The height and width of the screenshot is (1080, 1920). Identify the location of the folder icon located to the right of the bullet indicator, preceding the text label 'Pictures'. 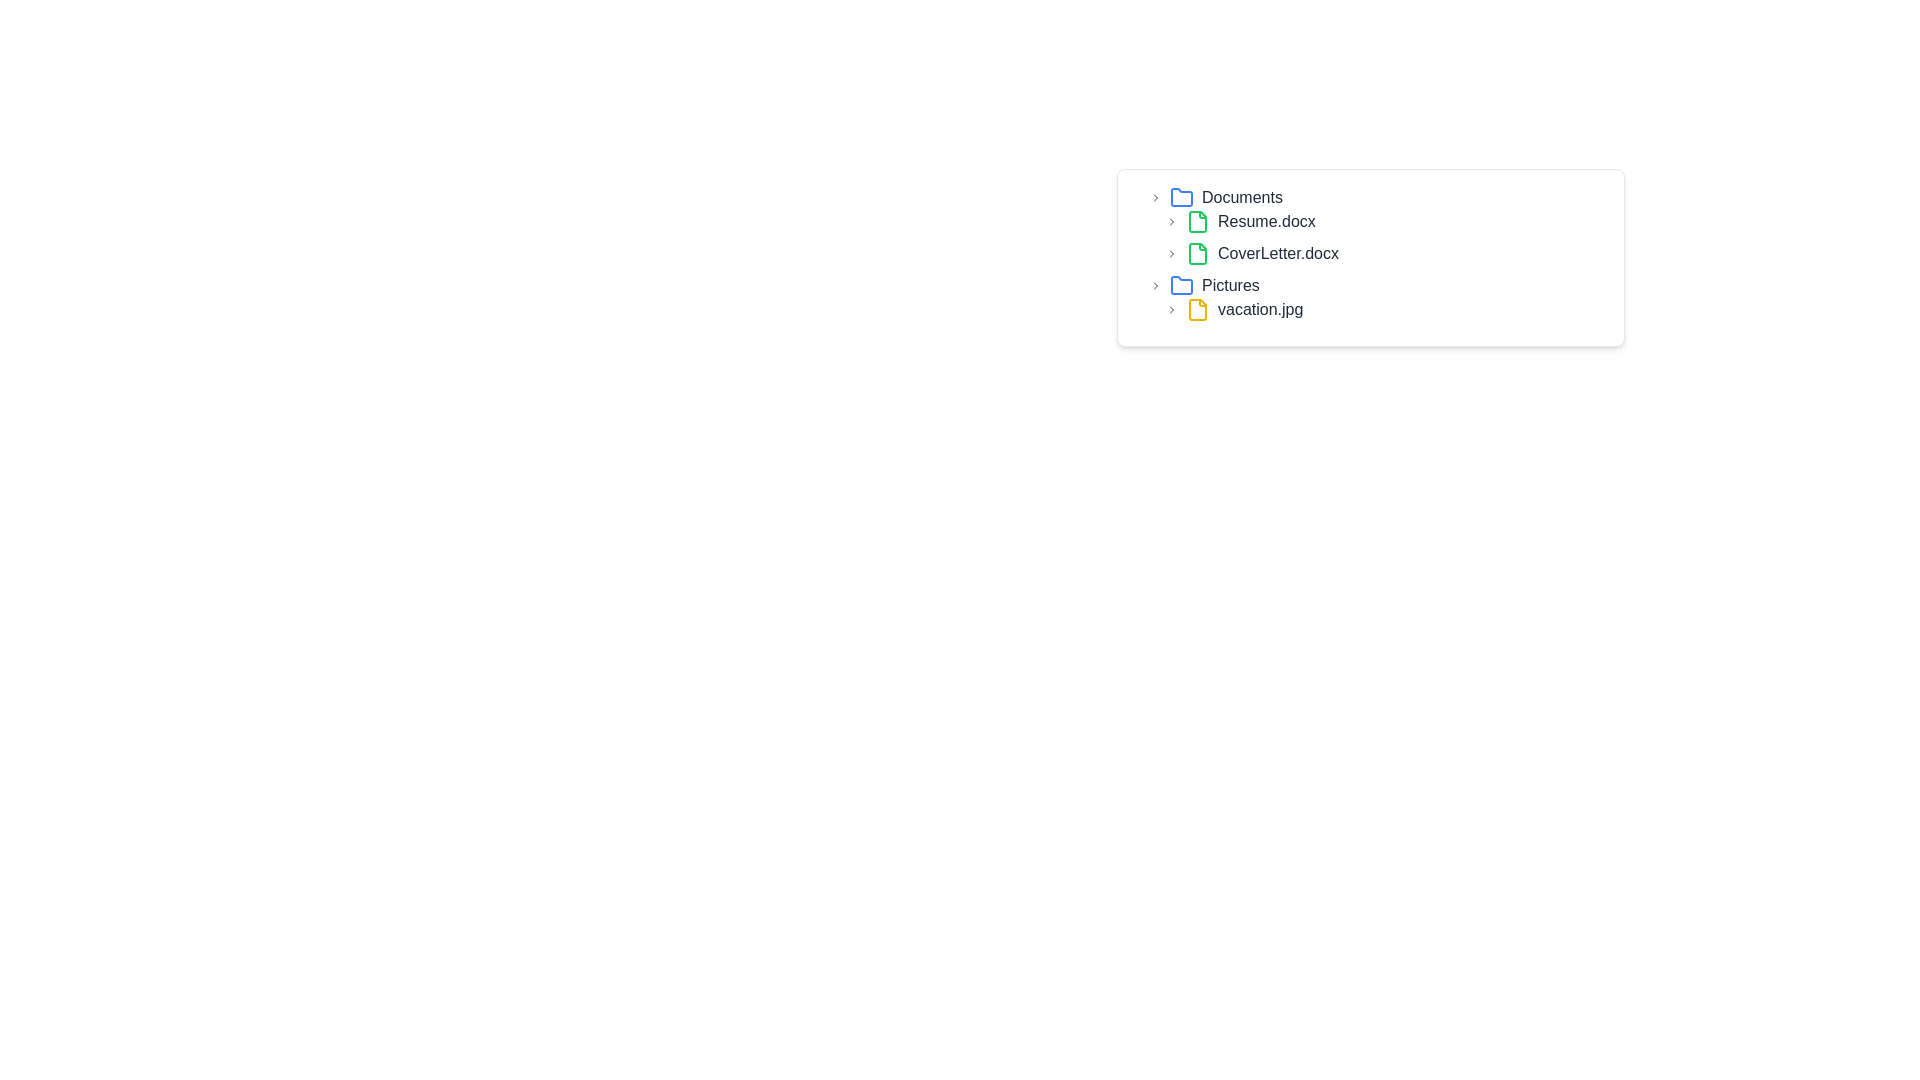
(1181, 197).